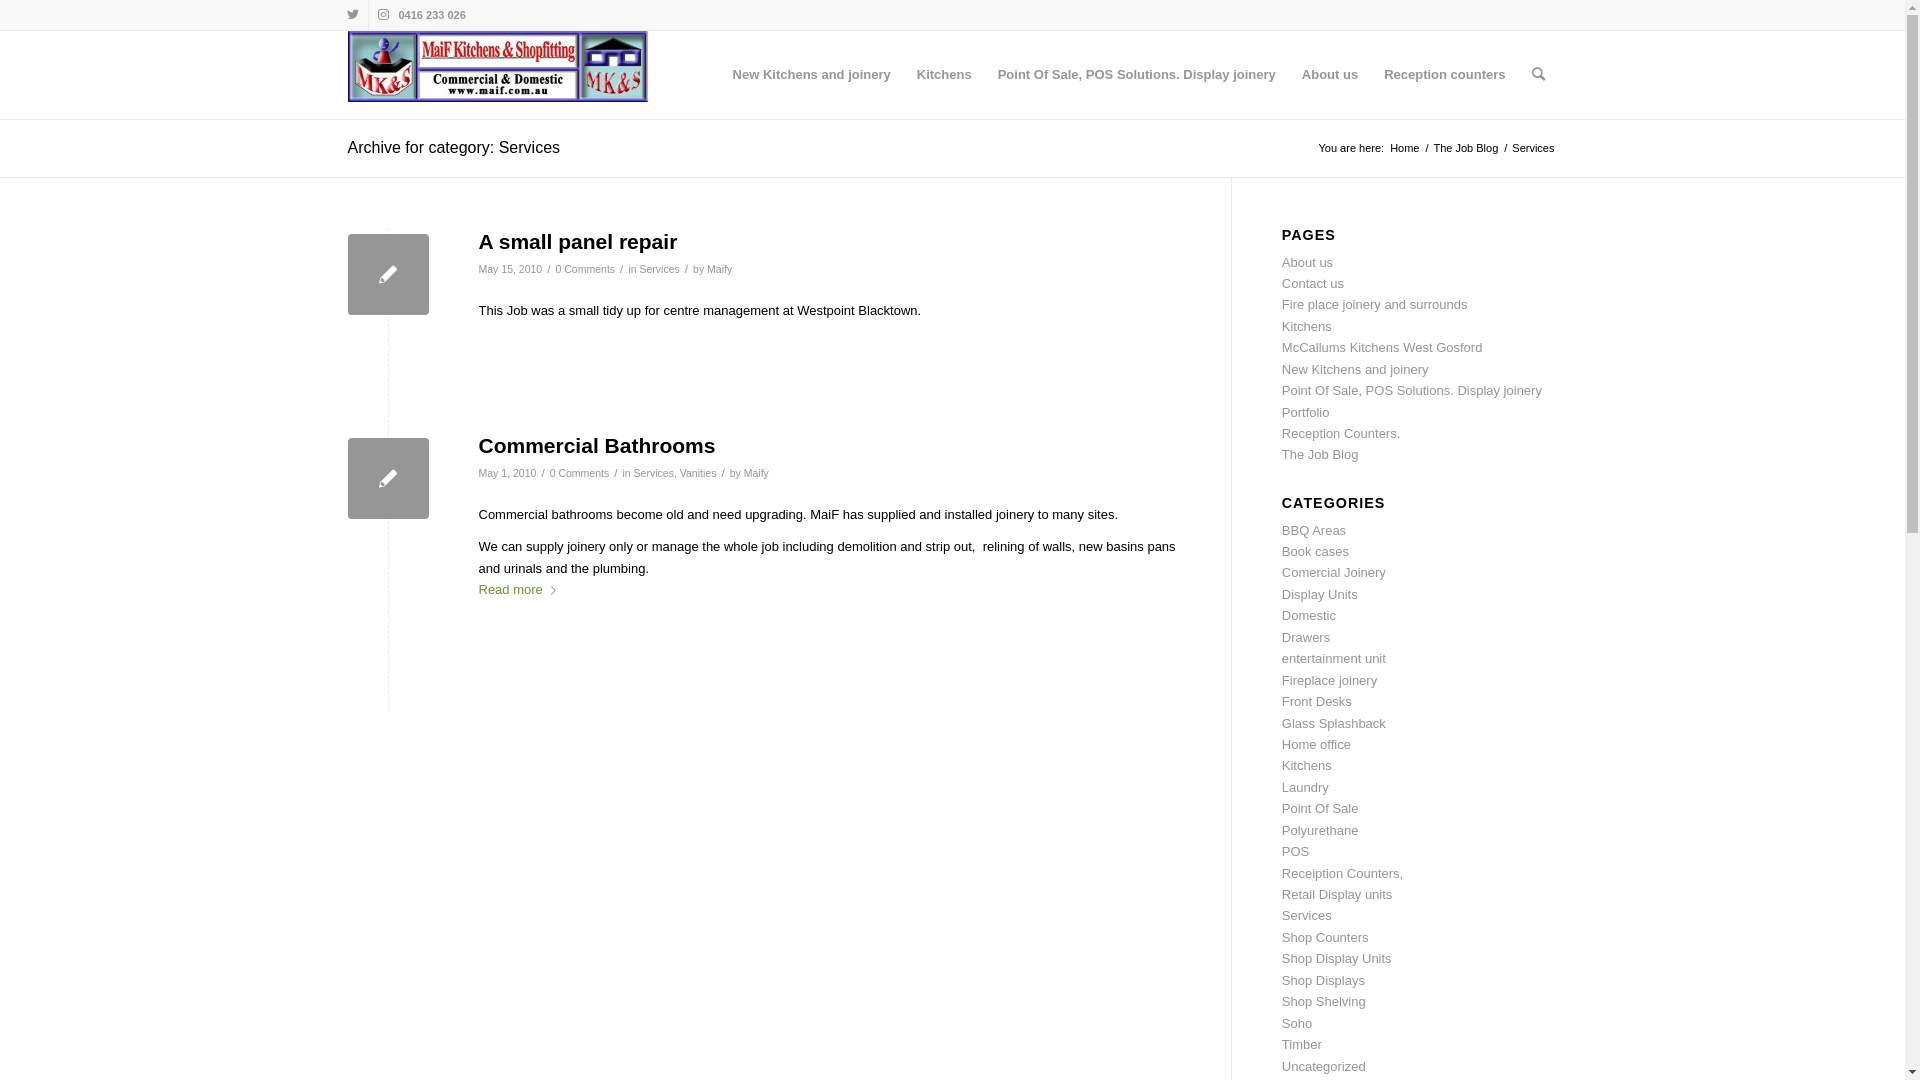 This screenshot has height=1080, width=1920. Describe the element at coordinates (453, 146) in the screenshot. I see `'Archive for category: Services'` at that location.